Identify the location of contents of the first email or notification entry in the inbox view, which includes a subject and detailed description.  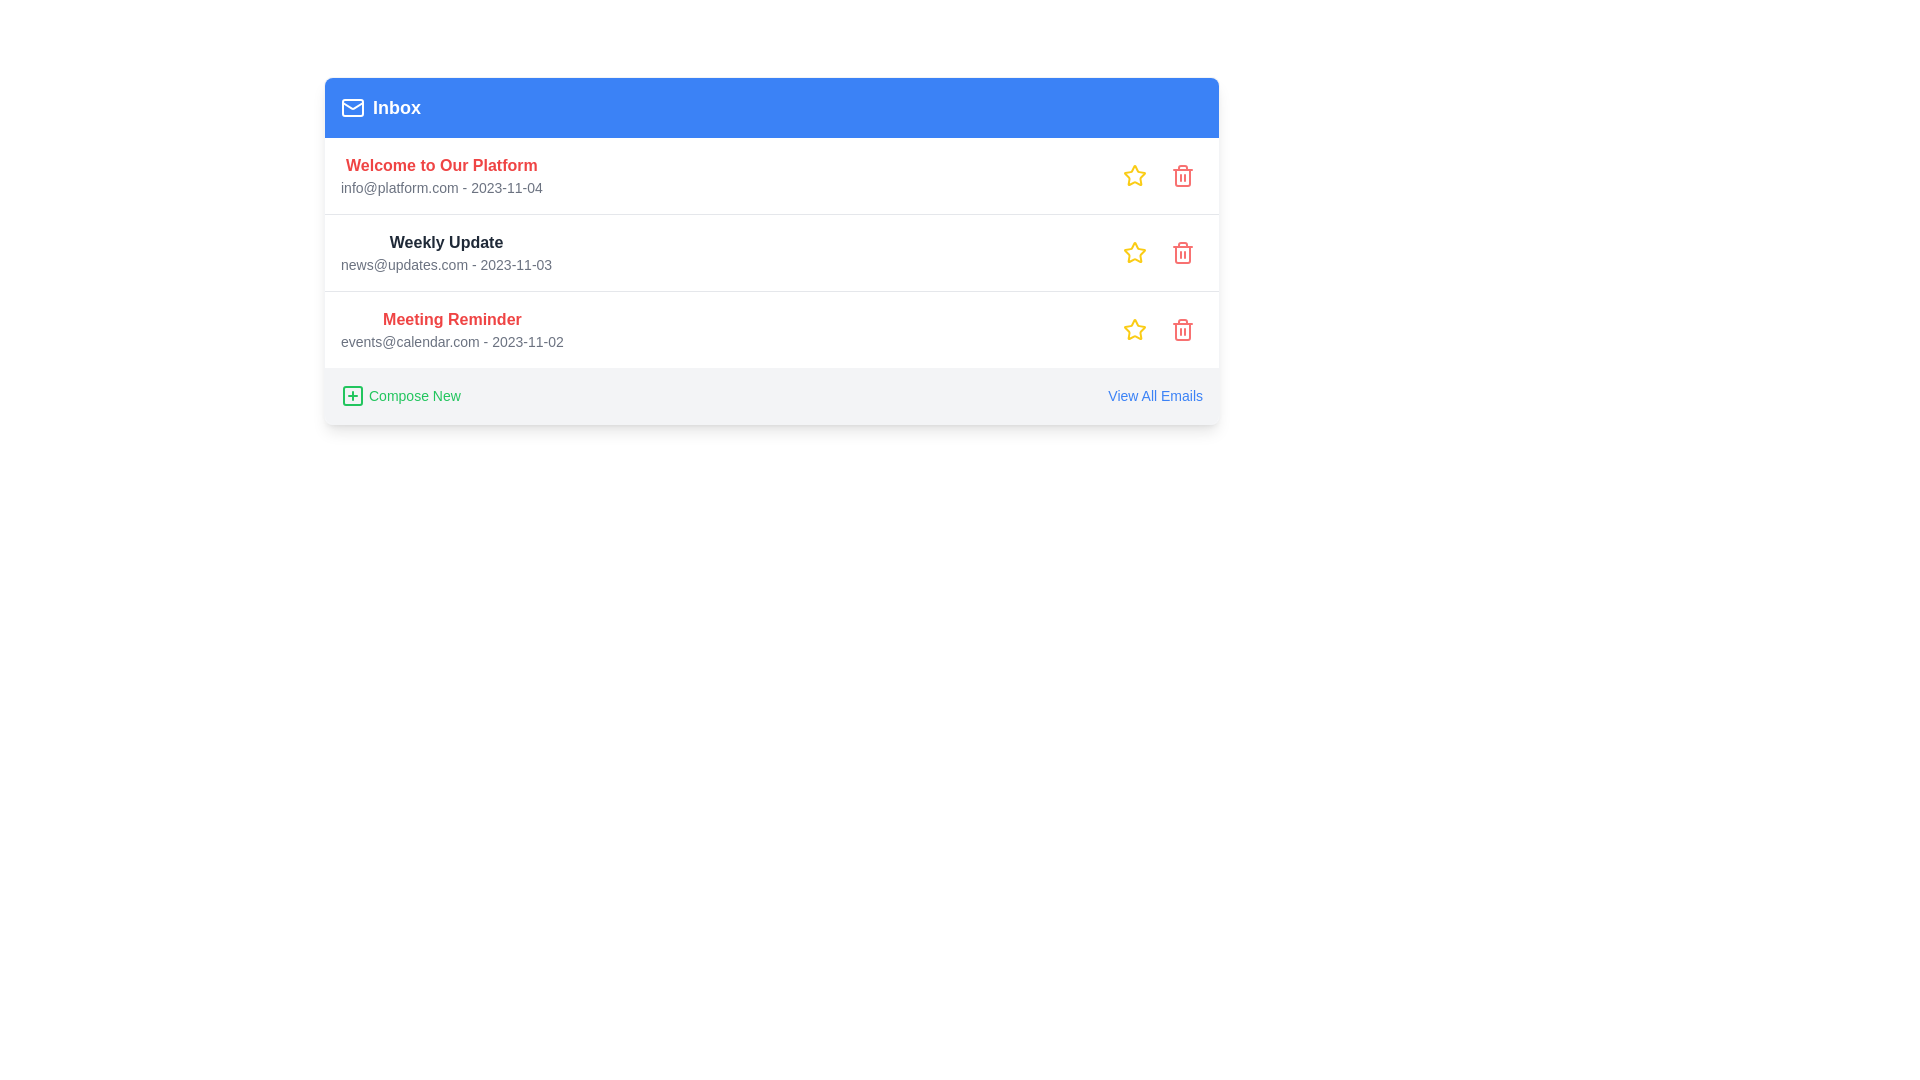
(440, 175).